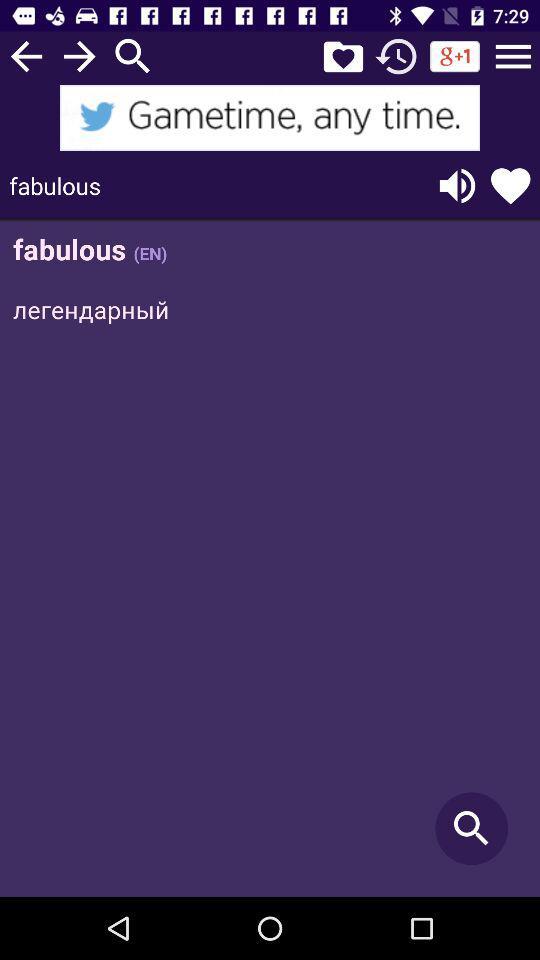 The width and height of the screenshot is (540, 960). I want to click on fabulous search, so click(270, 559).